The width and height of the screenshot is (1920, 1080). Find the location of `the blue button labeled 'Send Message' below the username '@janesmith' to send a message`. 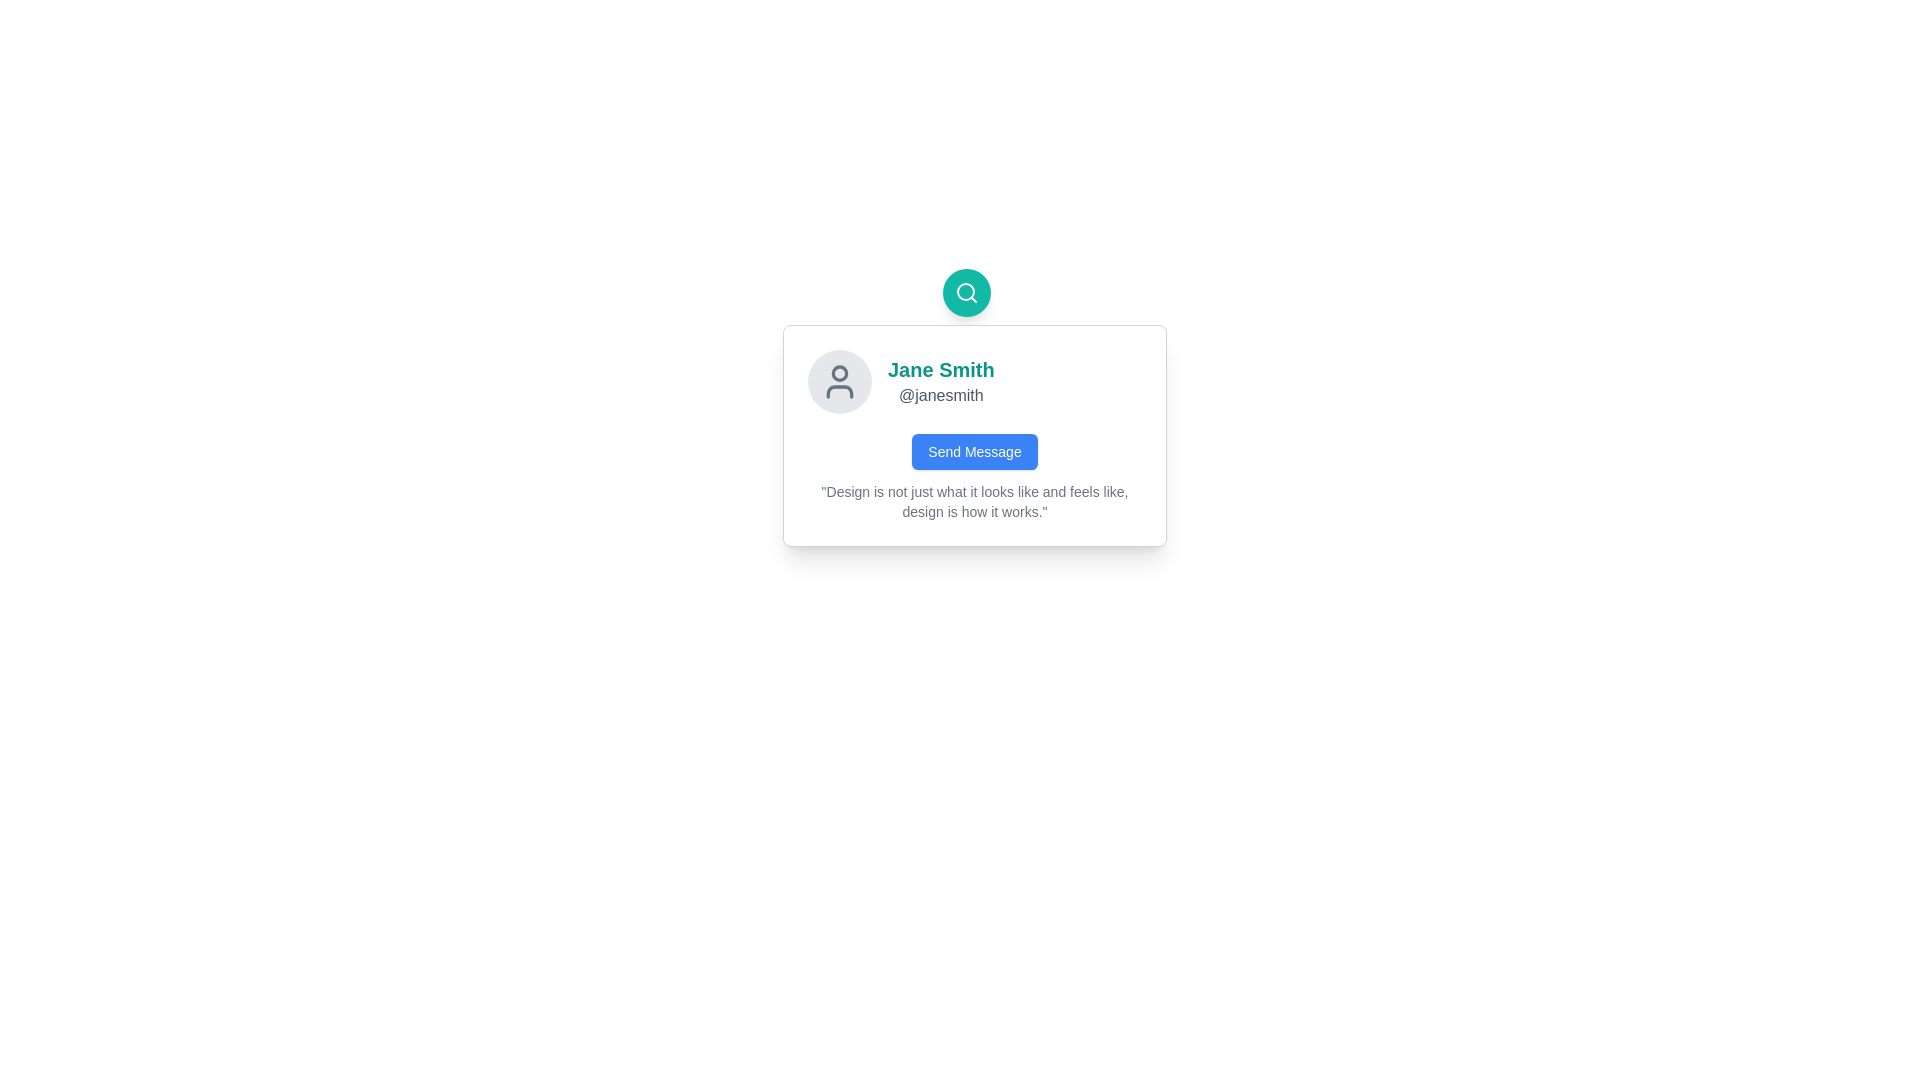

the blue button labeled 'Send Message' below the username '@janesmith' to send a message is located at coordinates (974, 451).